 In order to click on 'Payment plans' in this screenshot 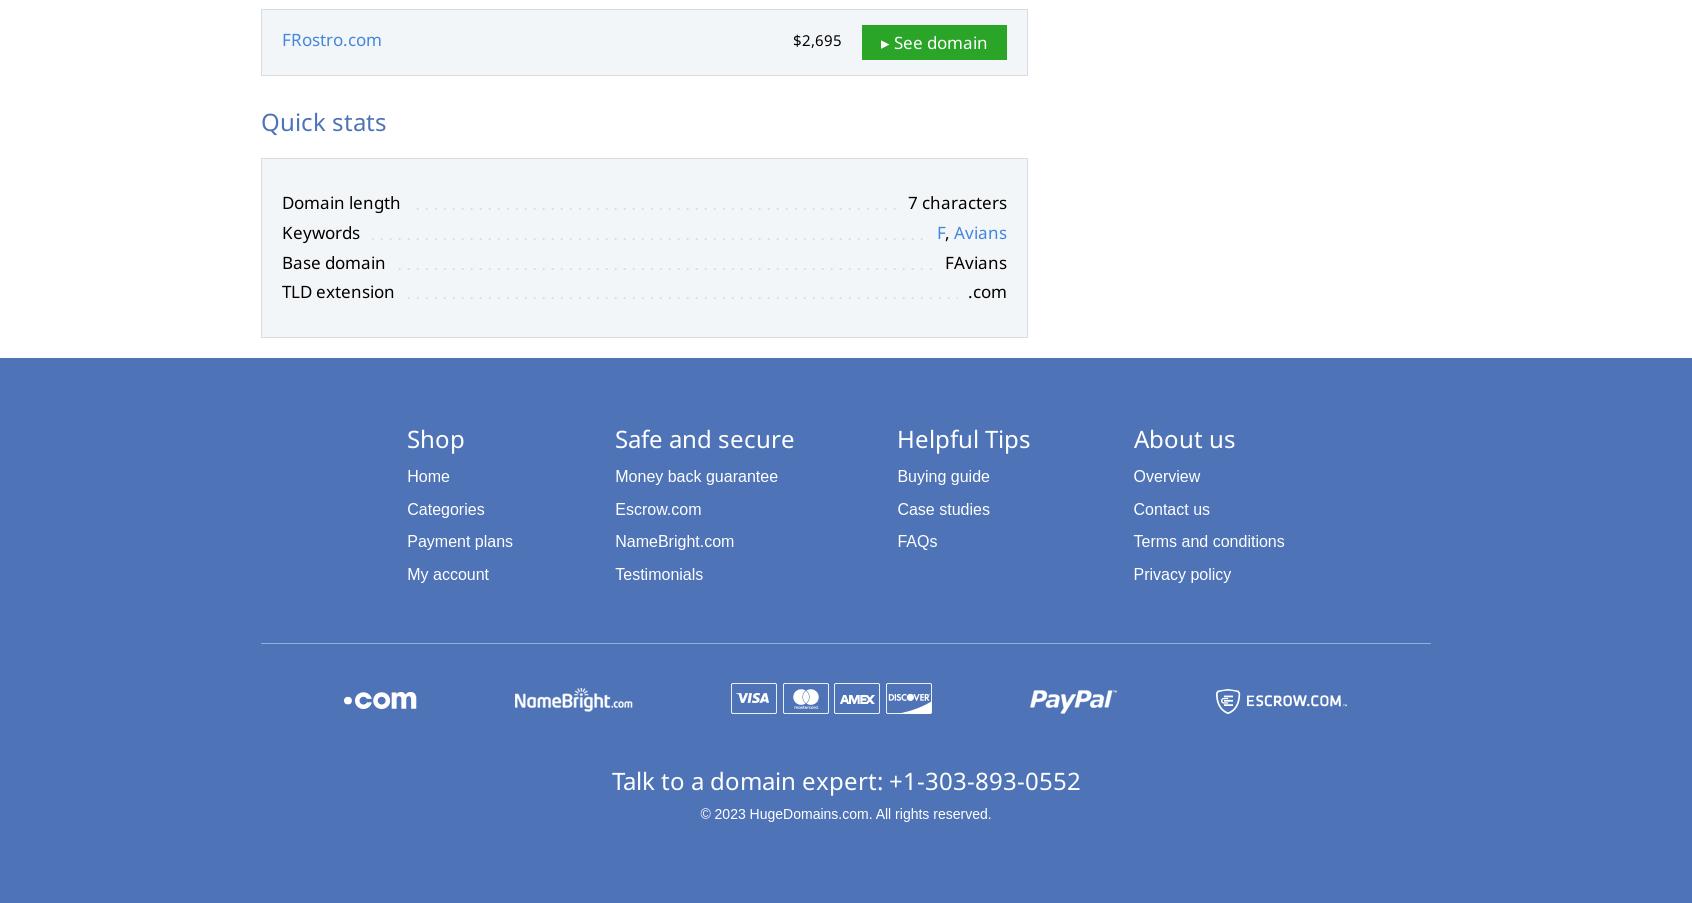, I will do `click(459, 540)`.